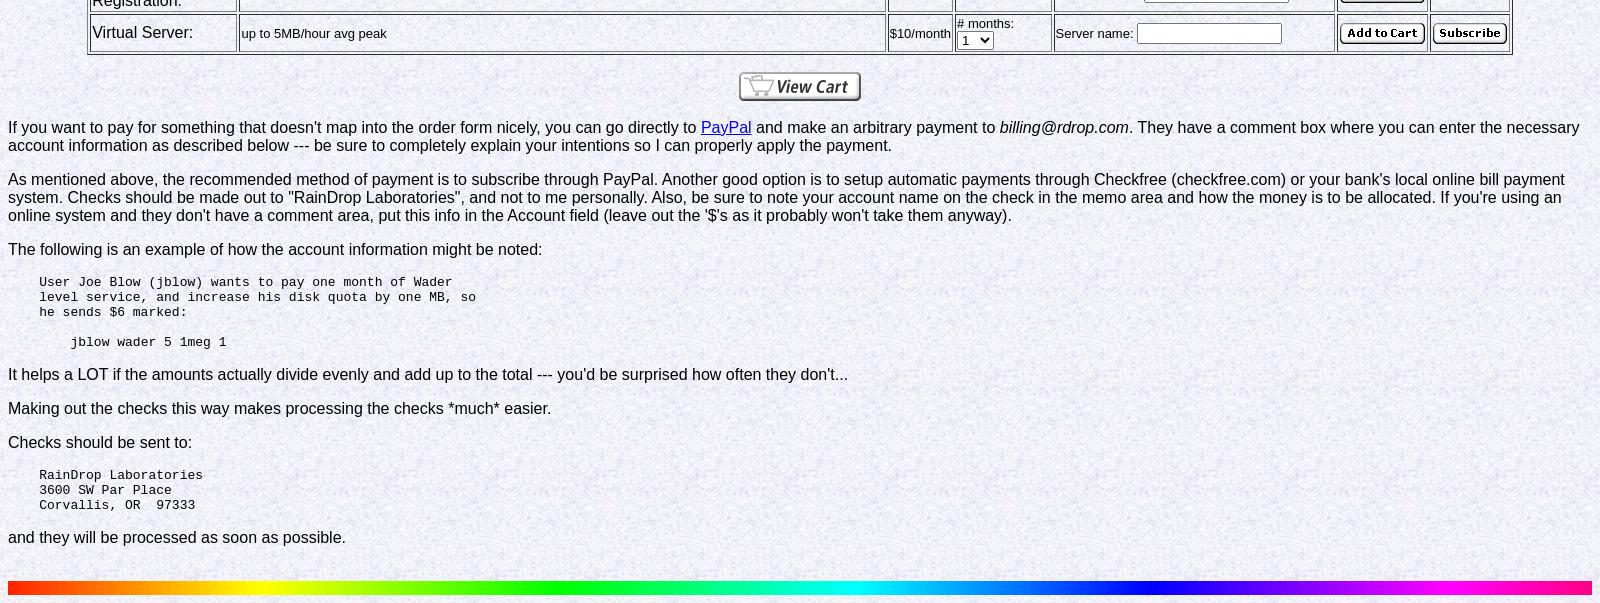 The height and width of the screenshot is (603, 1600). What do you see at coordinates (99, 441) in the screenshot?
I see `'Checks should be sent to:'` at bounding box center [99, 441].